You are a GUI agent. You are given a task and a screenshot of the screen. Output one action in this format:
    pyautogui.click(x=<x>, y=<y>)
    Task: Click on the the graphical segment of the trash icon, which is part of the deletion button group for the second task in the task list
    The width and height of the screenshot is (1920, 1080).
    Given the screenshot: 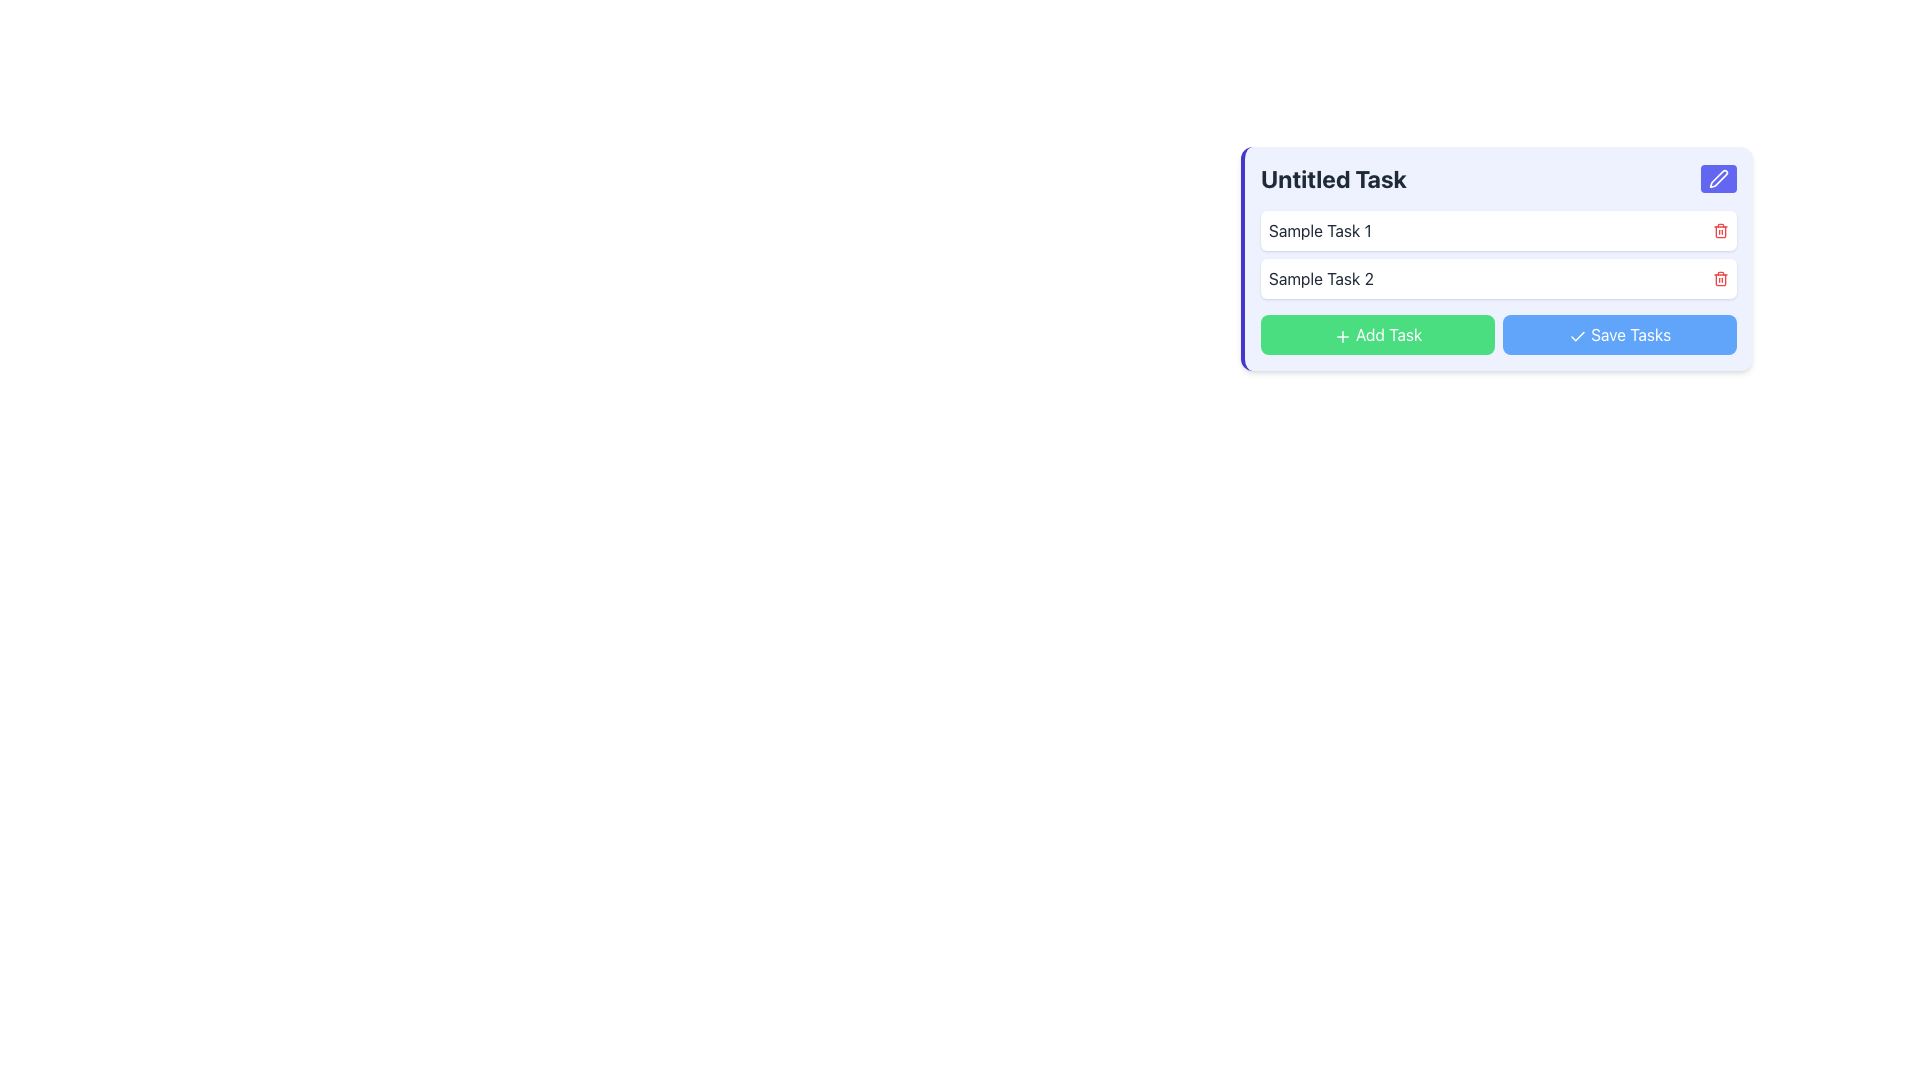 What is the action you would take?
    pyautogui.click(x=1720, y=230)
    